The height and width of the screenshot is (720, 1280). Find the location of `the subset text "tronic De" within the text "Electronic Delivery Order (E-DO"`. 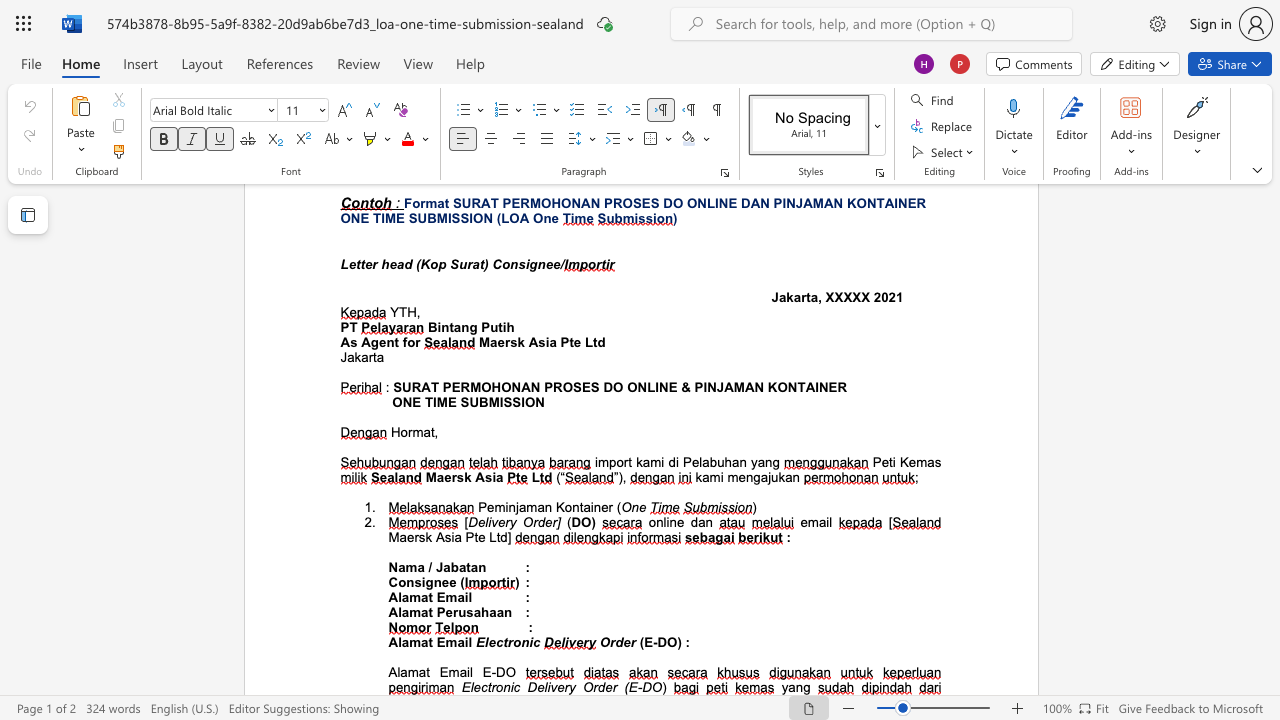

the subset text "tronic De" within the text "Electronic Delivery Order (E-DO" is located at coordinates (487, 686).